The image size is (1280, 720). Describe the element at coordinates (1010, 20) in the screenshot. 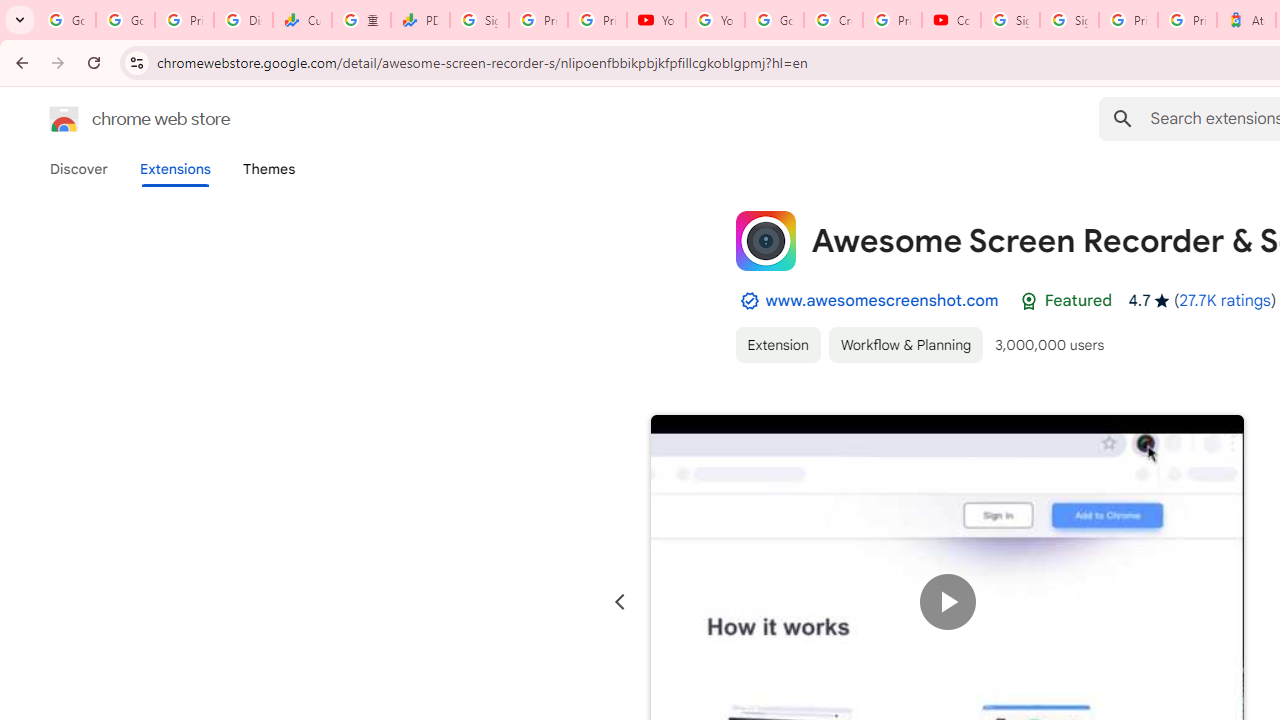

I see `'Sign in - Google Accounts'` at that location.